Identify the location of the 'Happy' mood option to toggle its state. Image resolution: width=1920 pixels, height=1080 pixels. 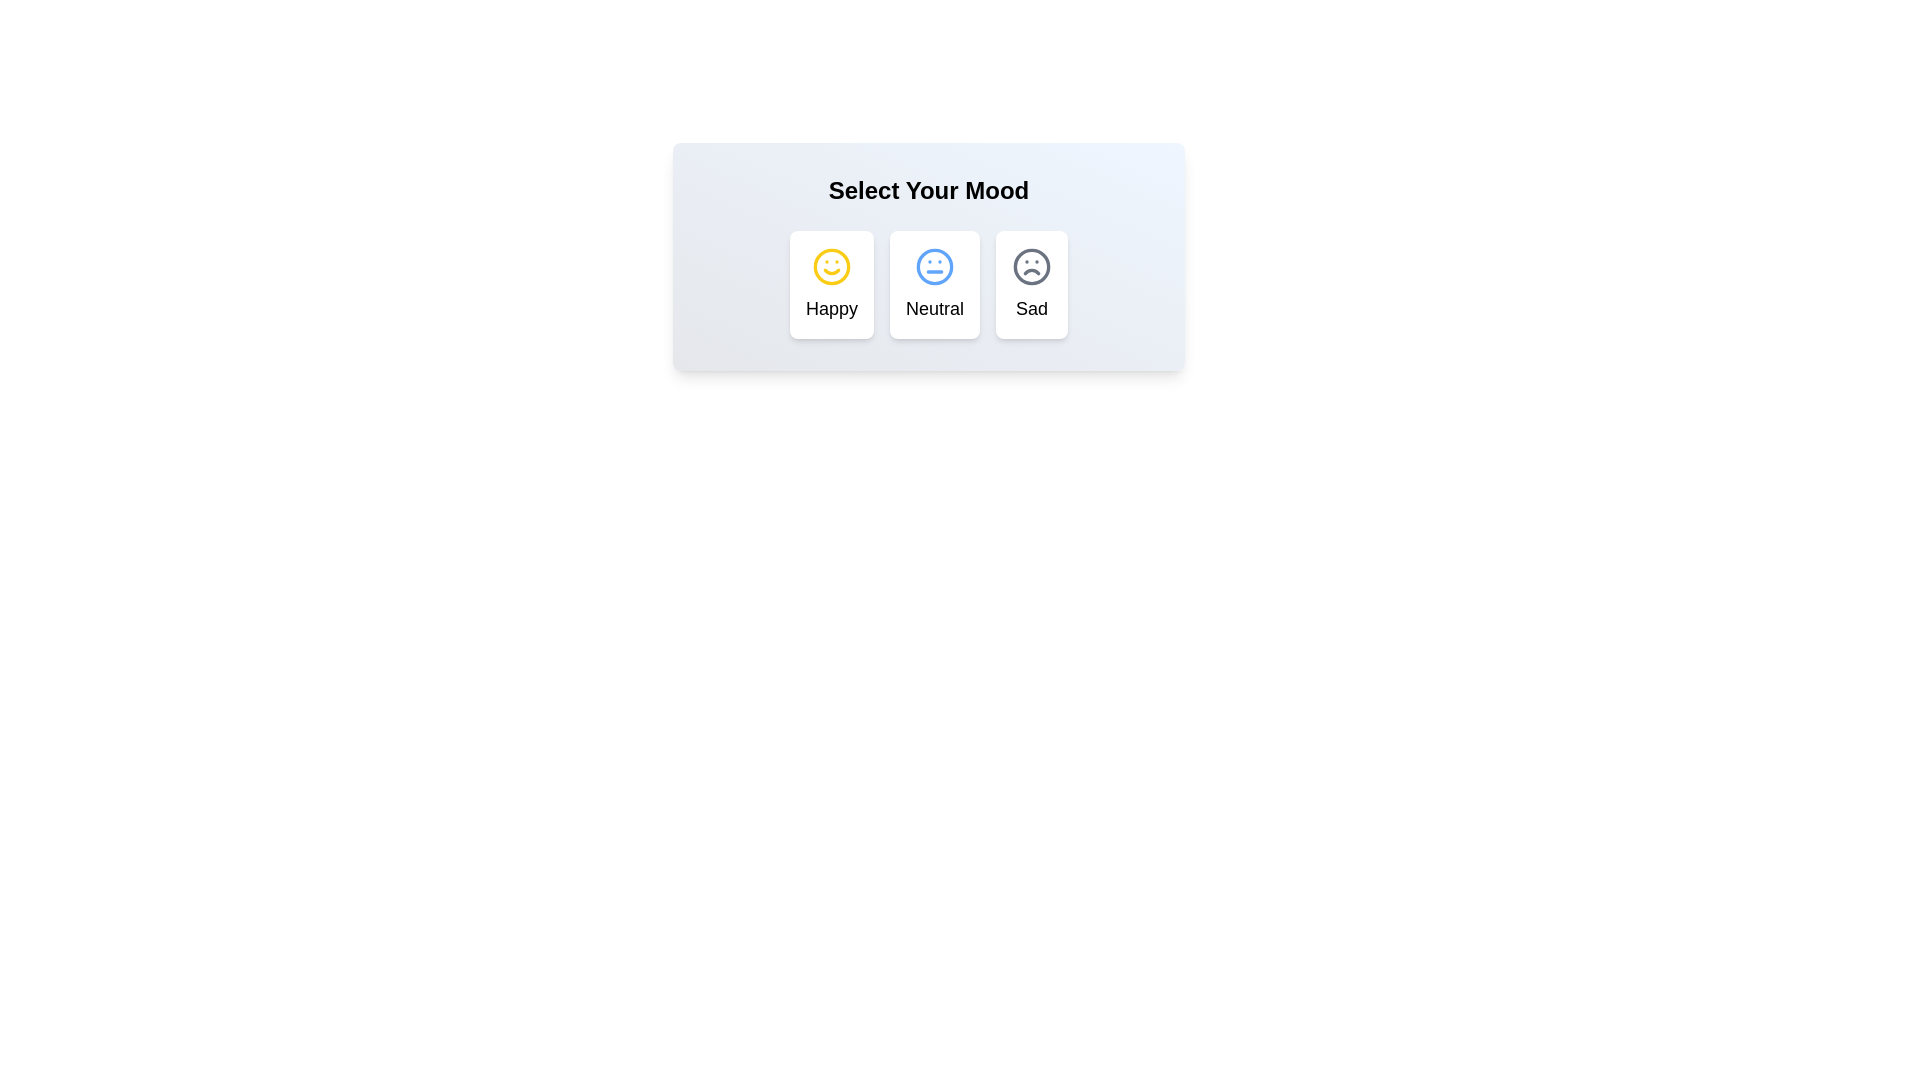
(831, 285).